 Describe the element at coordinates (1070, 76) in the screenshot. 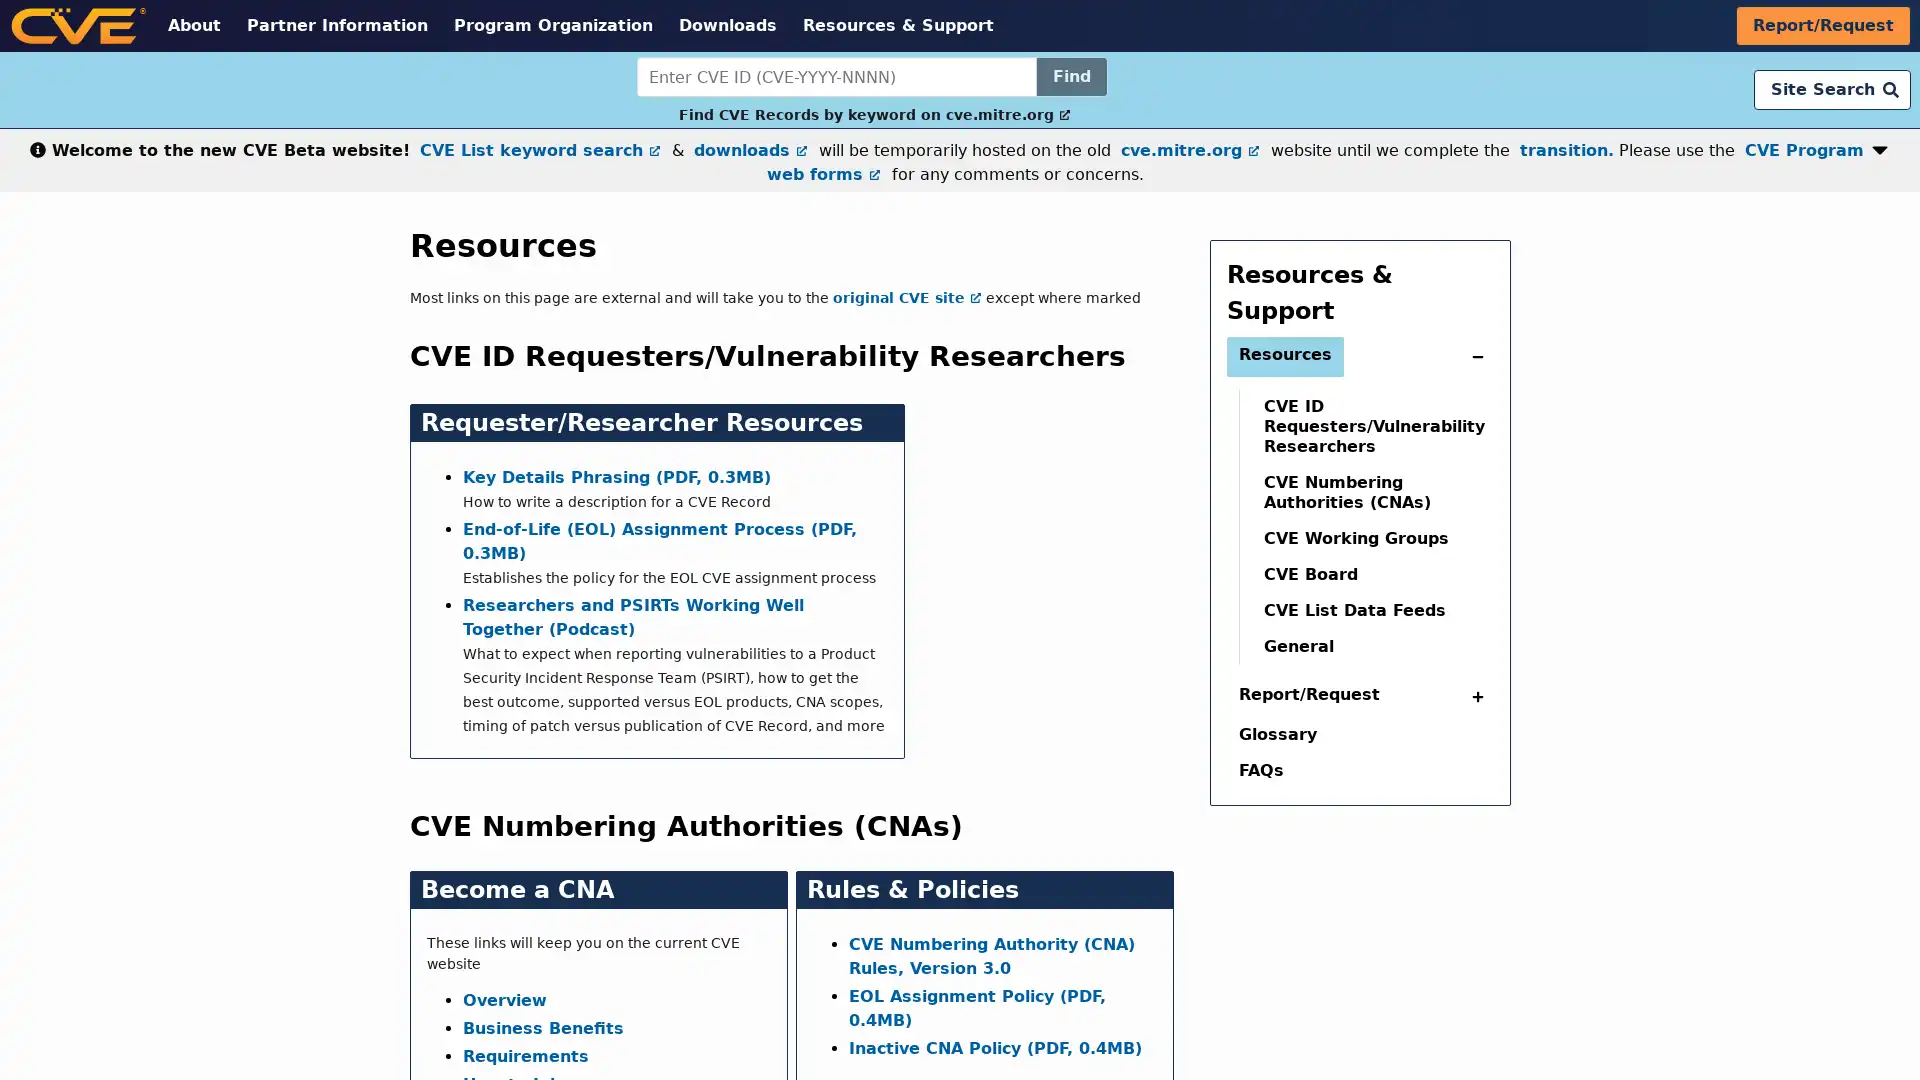

I see `Find` at that location.